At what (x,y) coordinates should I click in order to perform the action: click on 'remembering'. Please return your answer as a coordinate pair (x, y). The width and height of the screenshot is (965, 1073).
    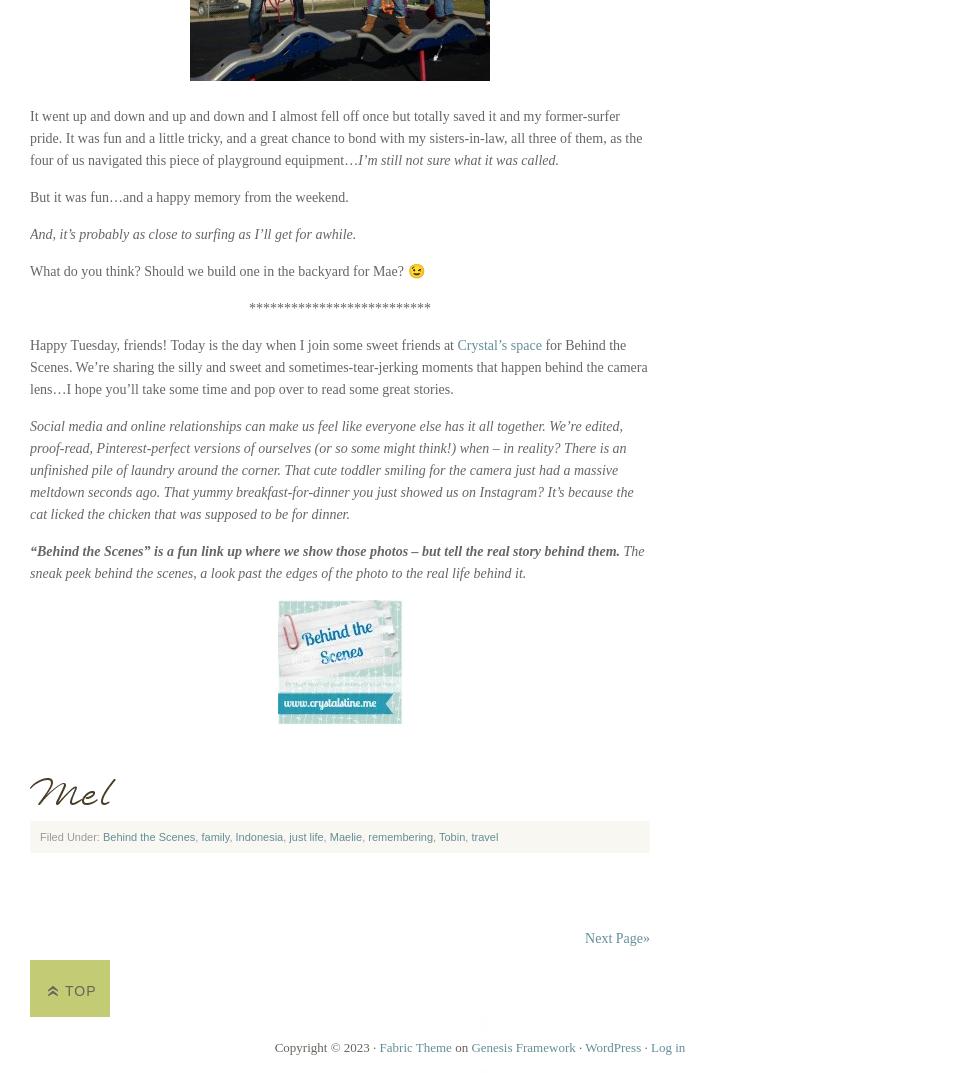
    Looking at the image, I should click on (367, 836).